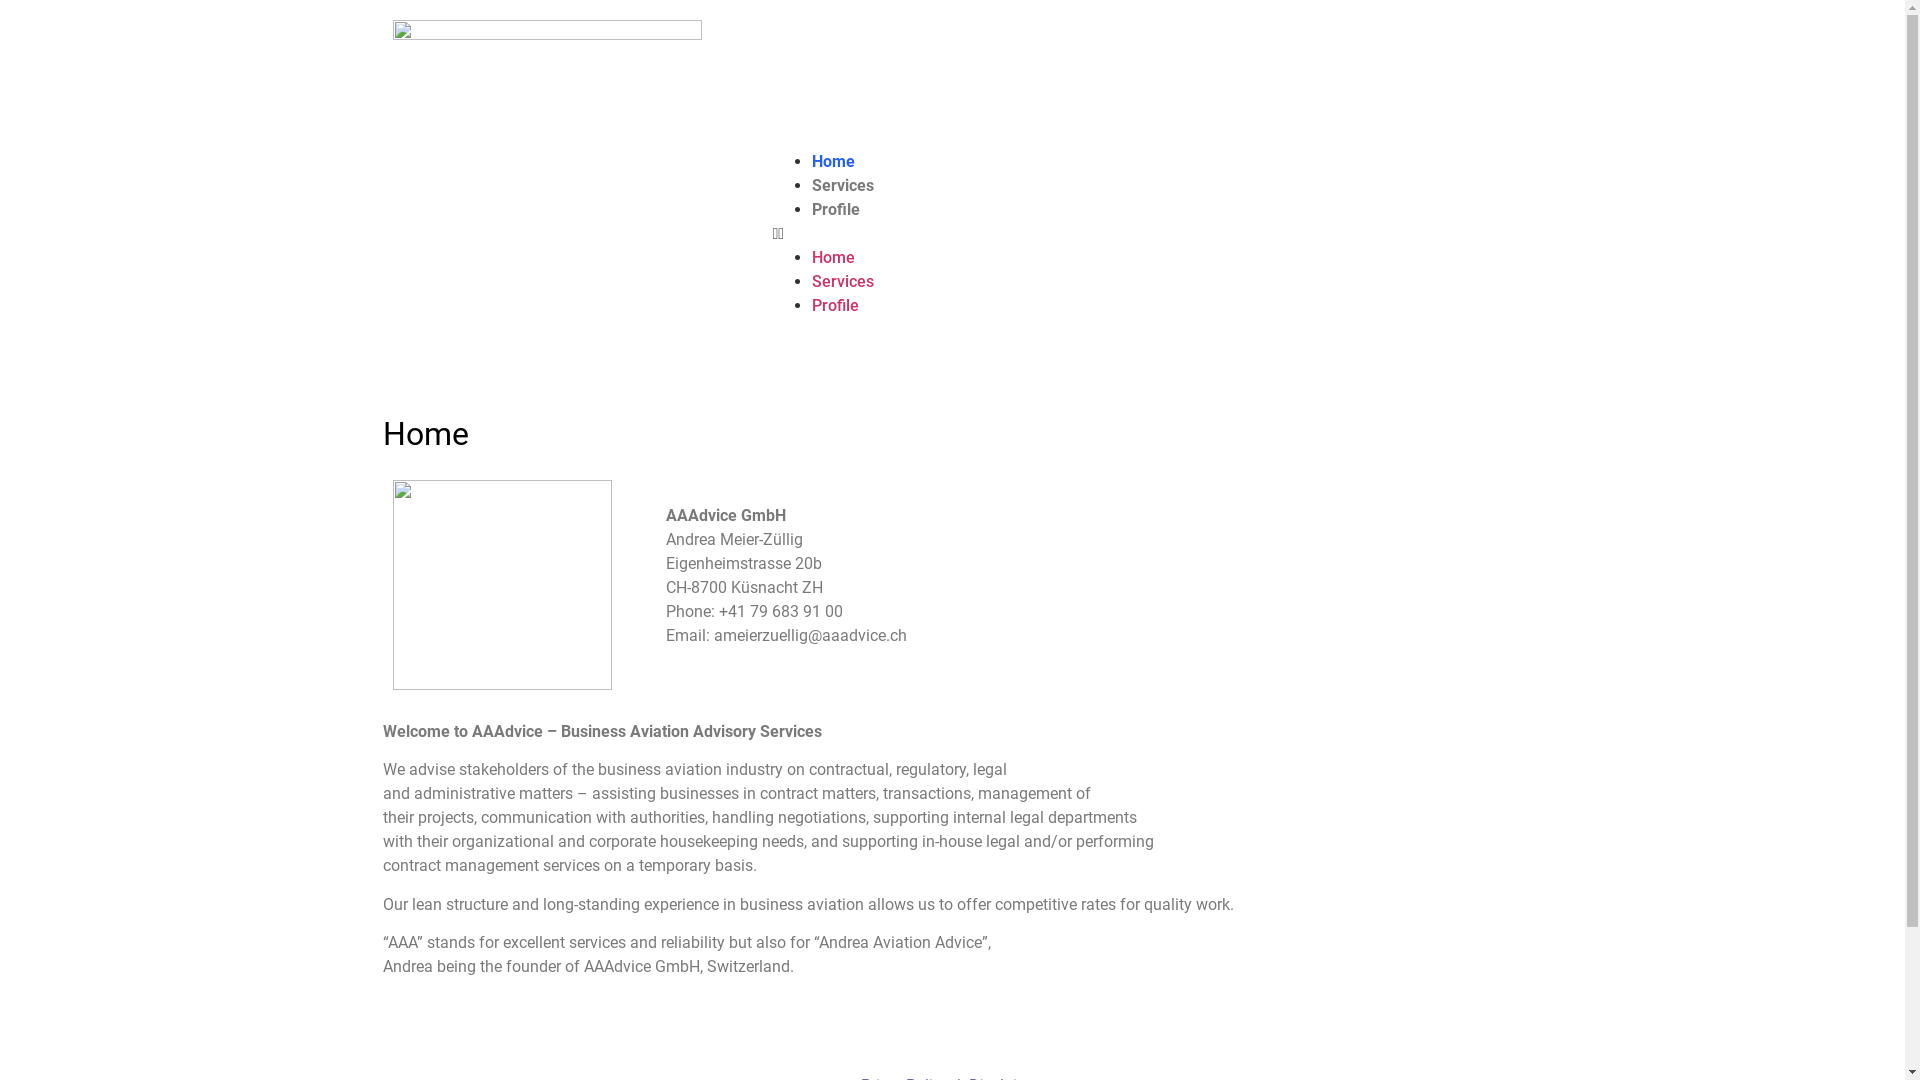 This screenshot has height=1080, width=1920. I want to click on 'Services', so click(843, 281).